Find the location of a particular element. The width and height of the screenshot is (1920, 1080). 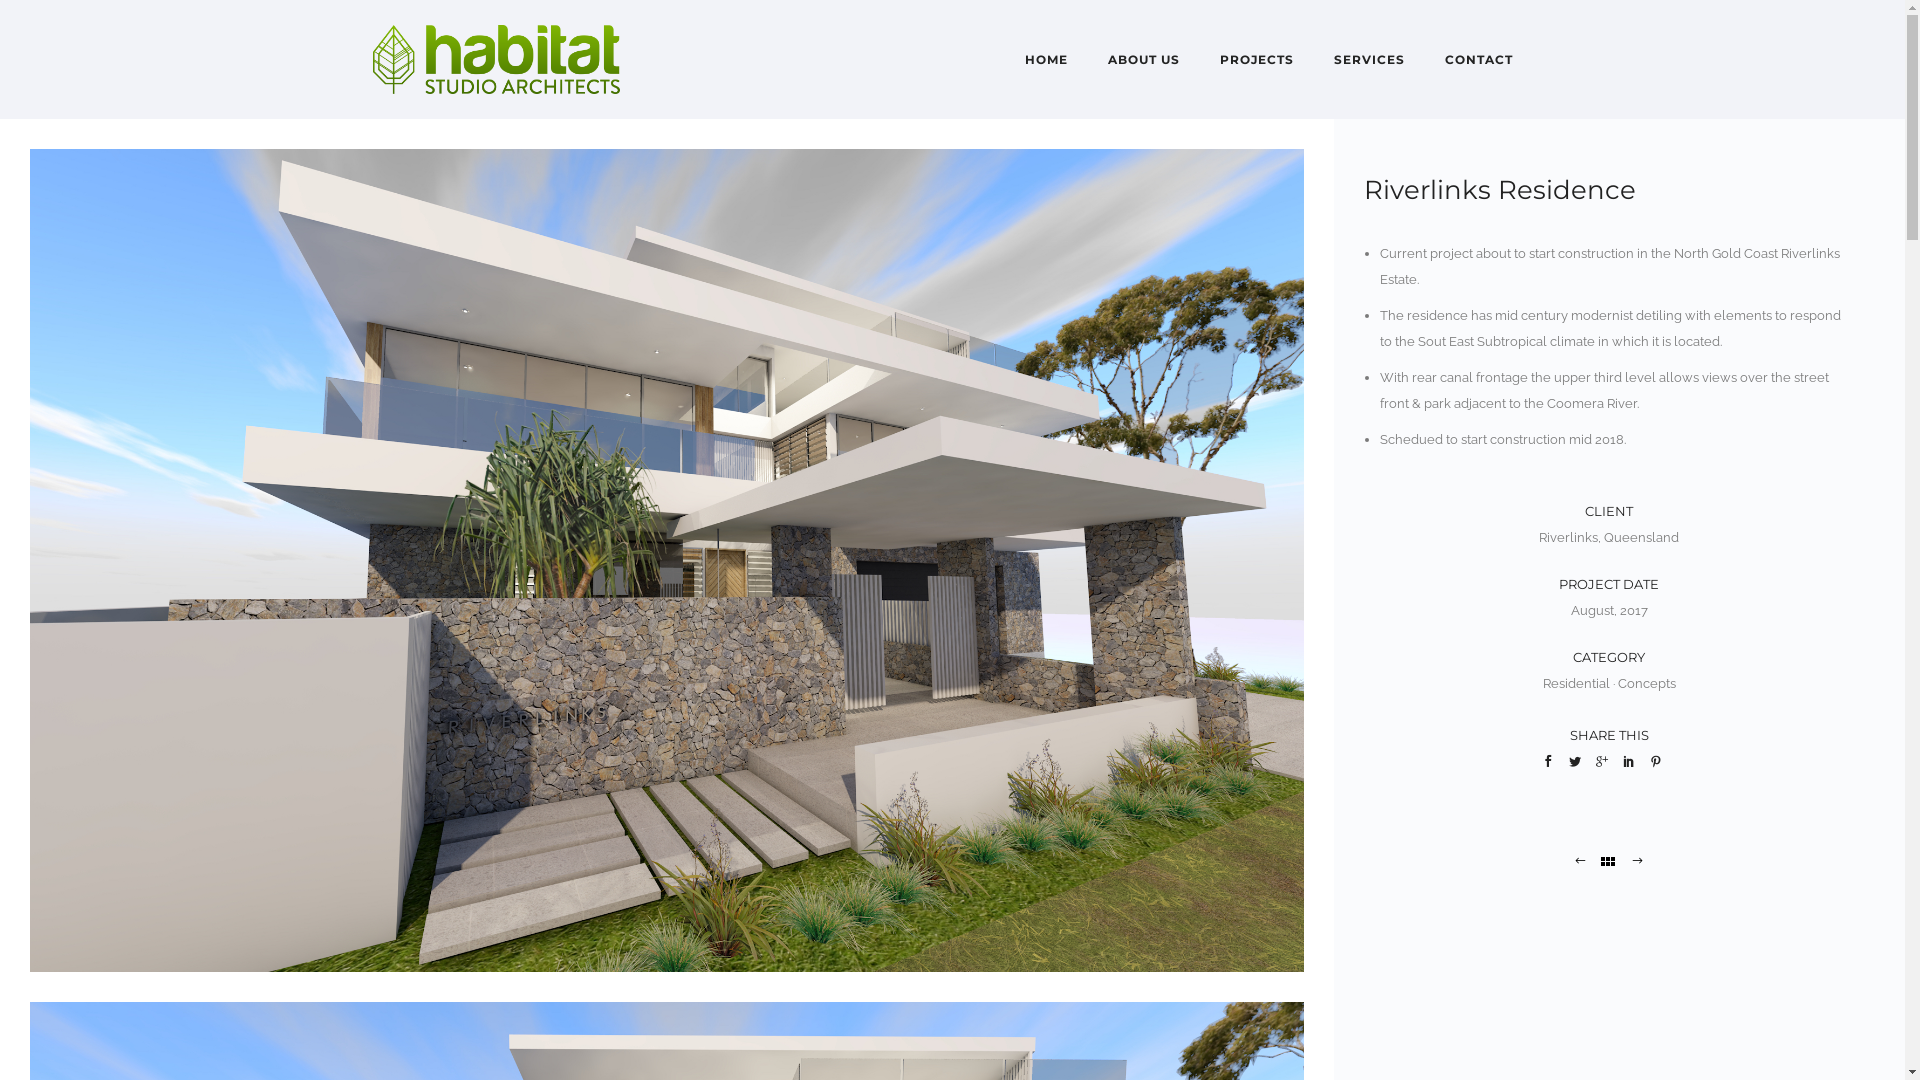

'SERVICES' is located at coordinates (1368, 58).